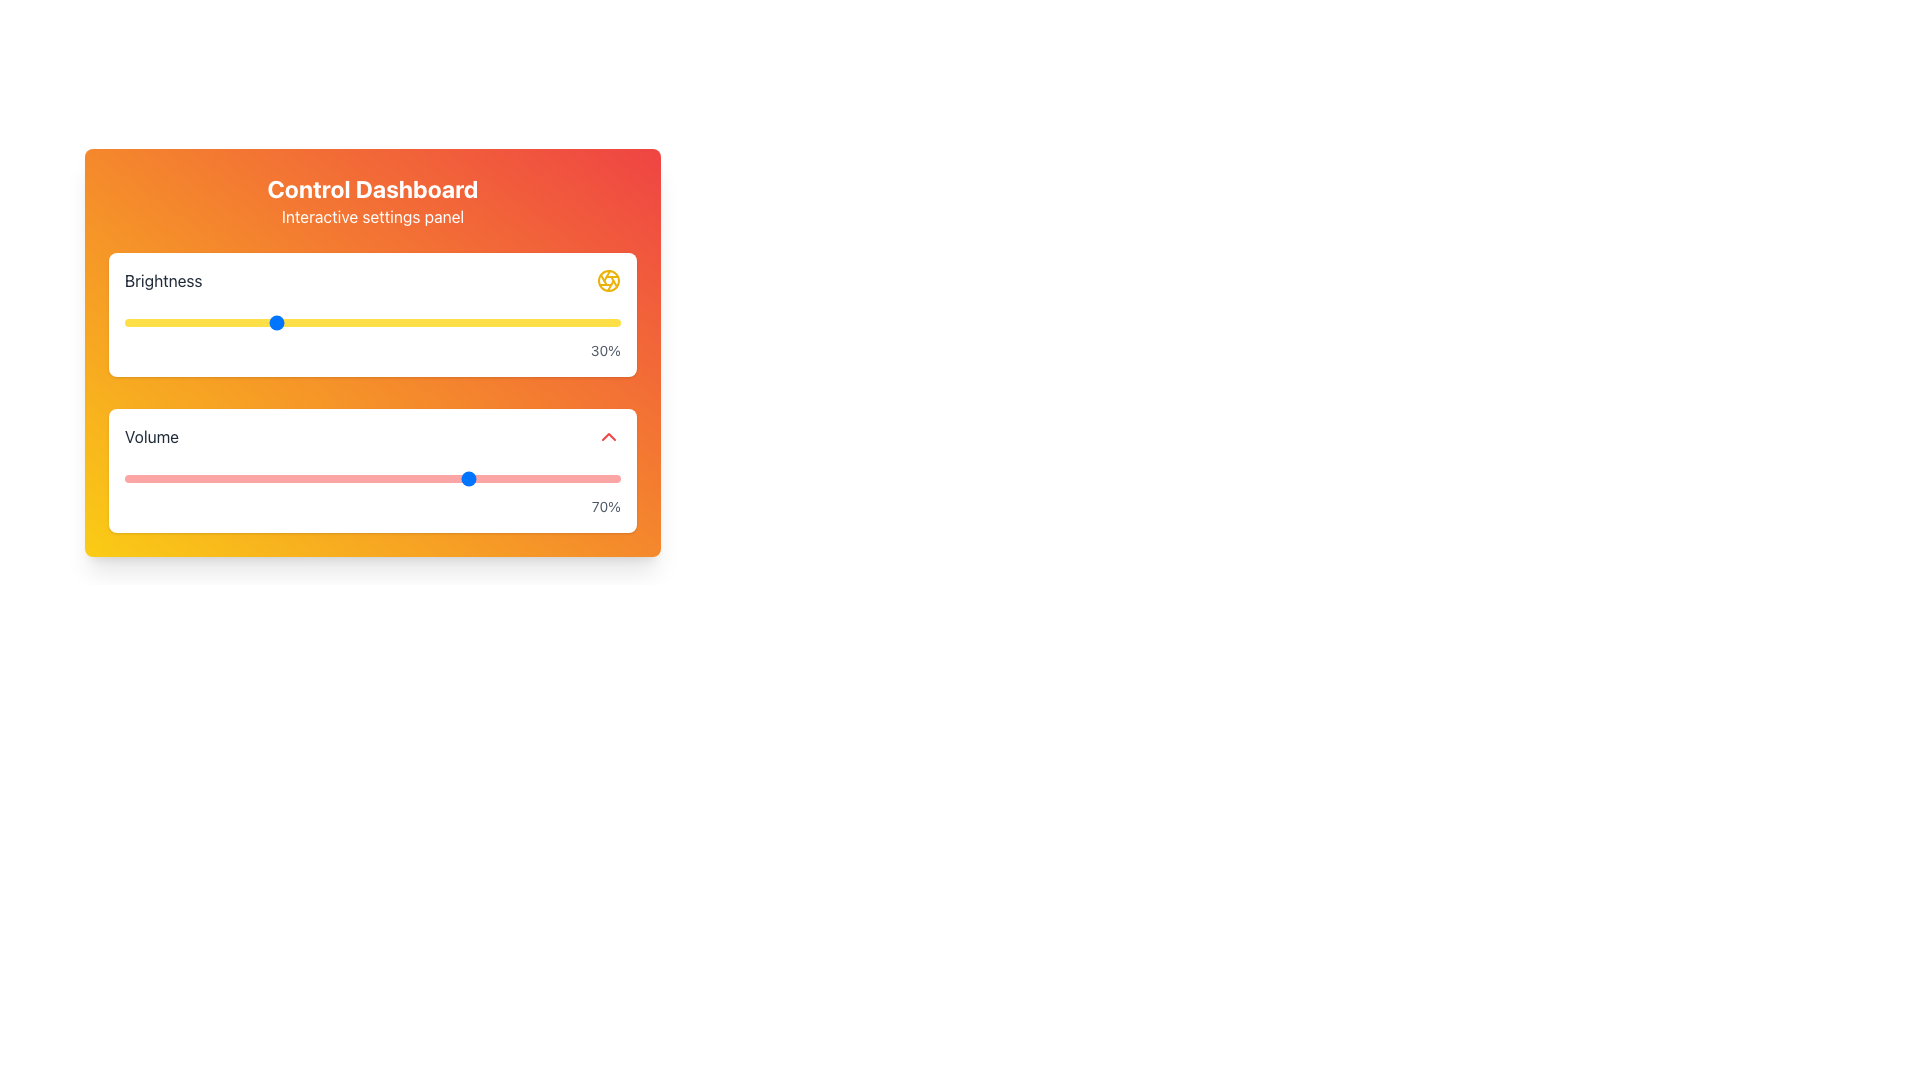  What do you see at coordinates (164, 478) in the screenshot?
I see `the volume slider` at bounding box center [164, 478].